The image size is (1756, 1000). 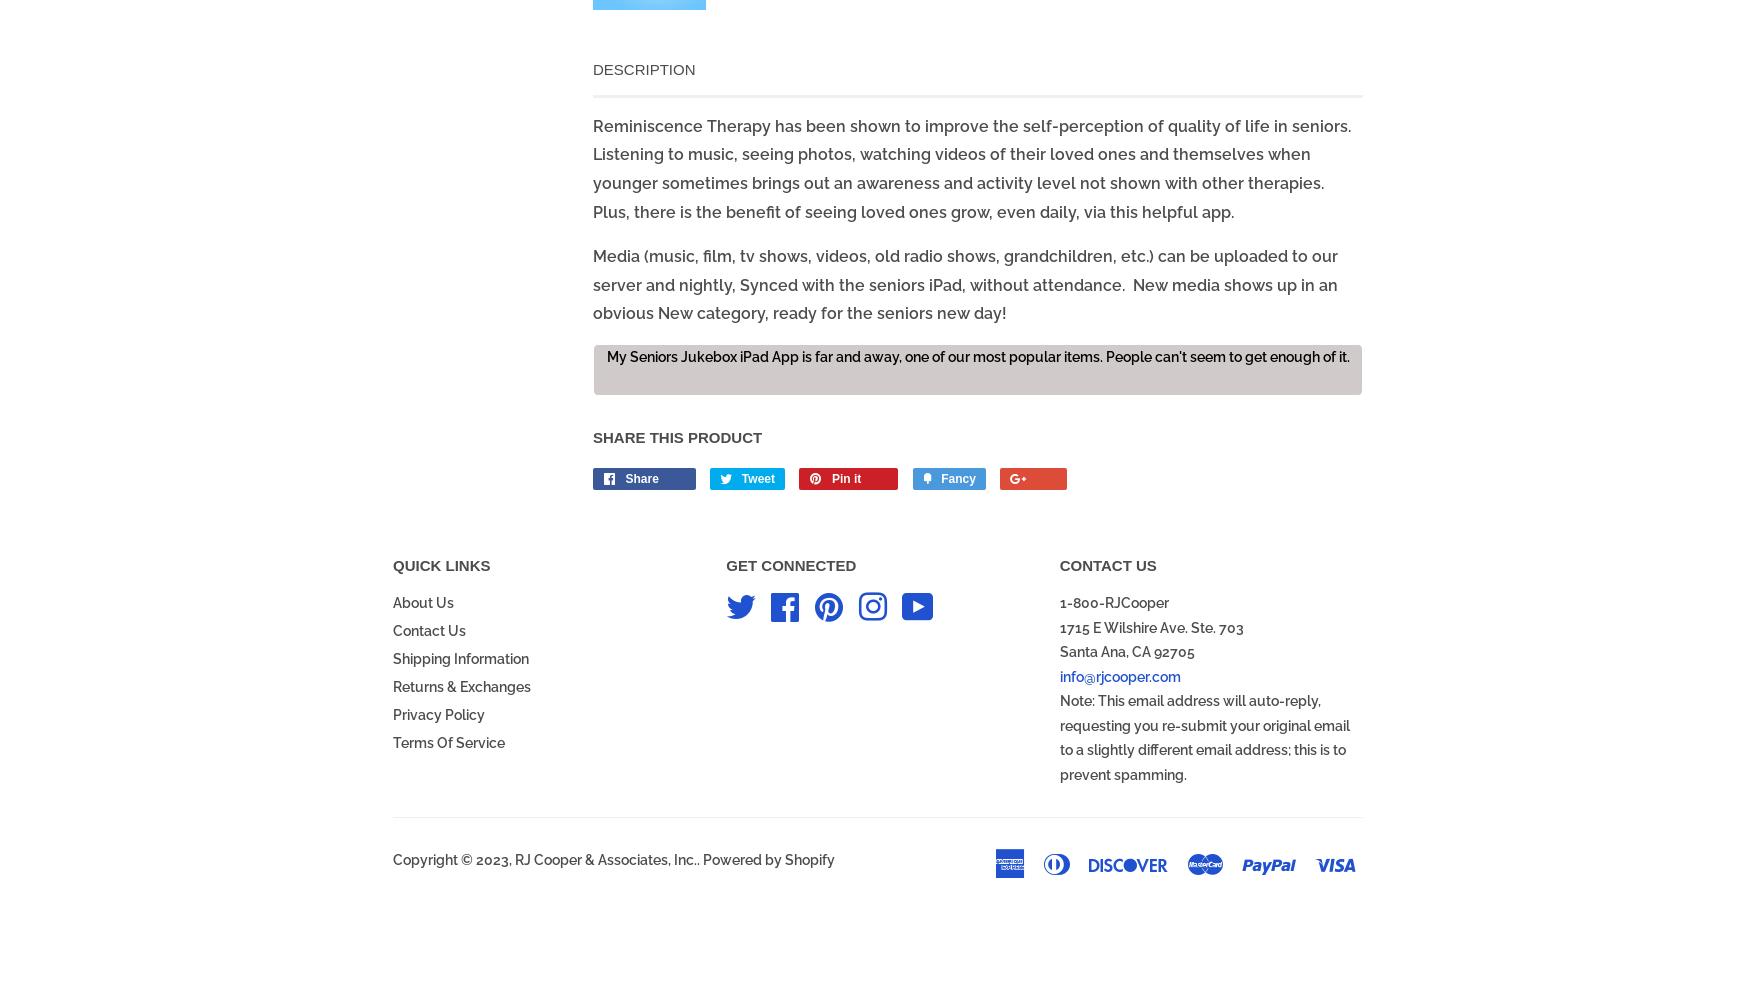 I want to click on 'Note: This email address will auto-reply, requesting you re-submit your original email to a slightly different email address; this is to prevent spamming.', so click(x=1203, y=736).